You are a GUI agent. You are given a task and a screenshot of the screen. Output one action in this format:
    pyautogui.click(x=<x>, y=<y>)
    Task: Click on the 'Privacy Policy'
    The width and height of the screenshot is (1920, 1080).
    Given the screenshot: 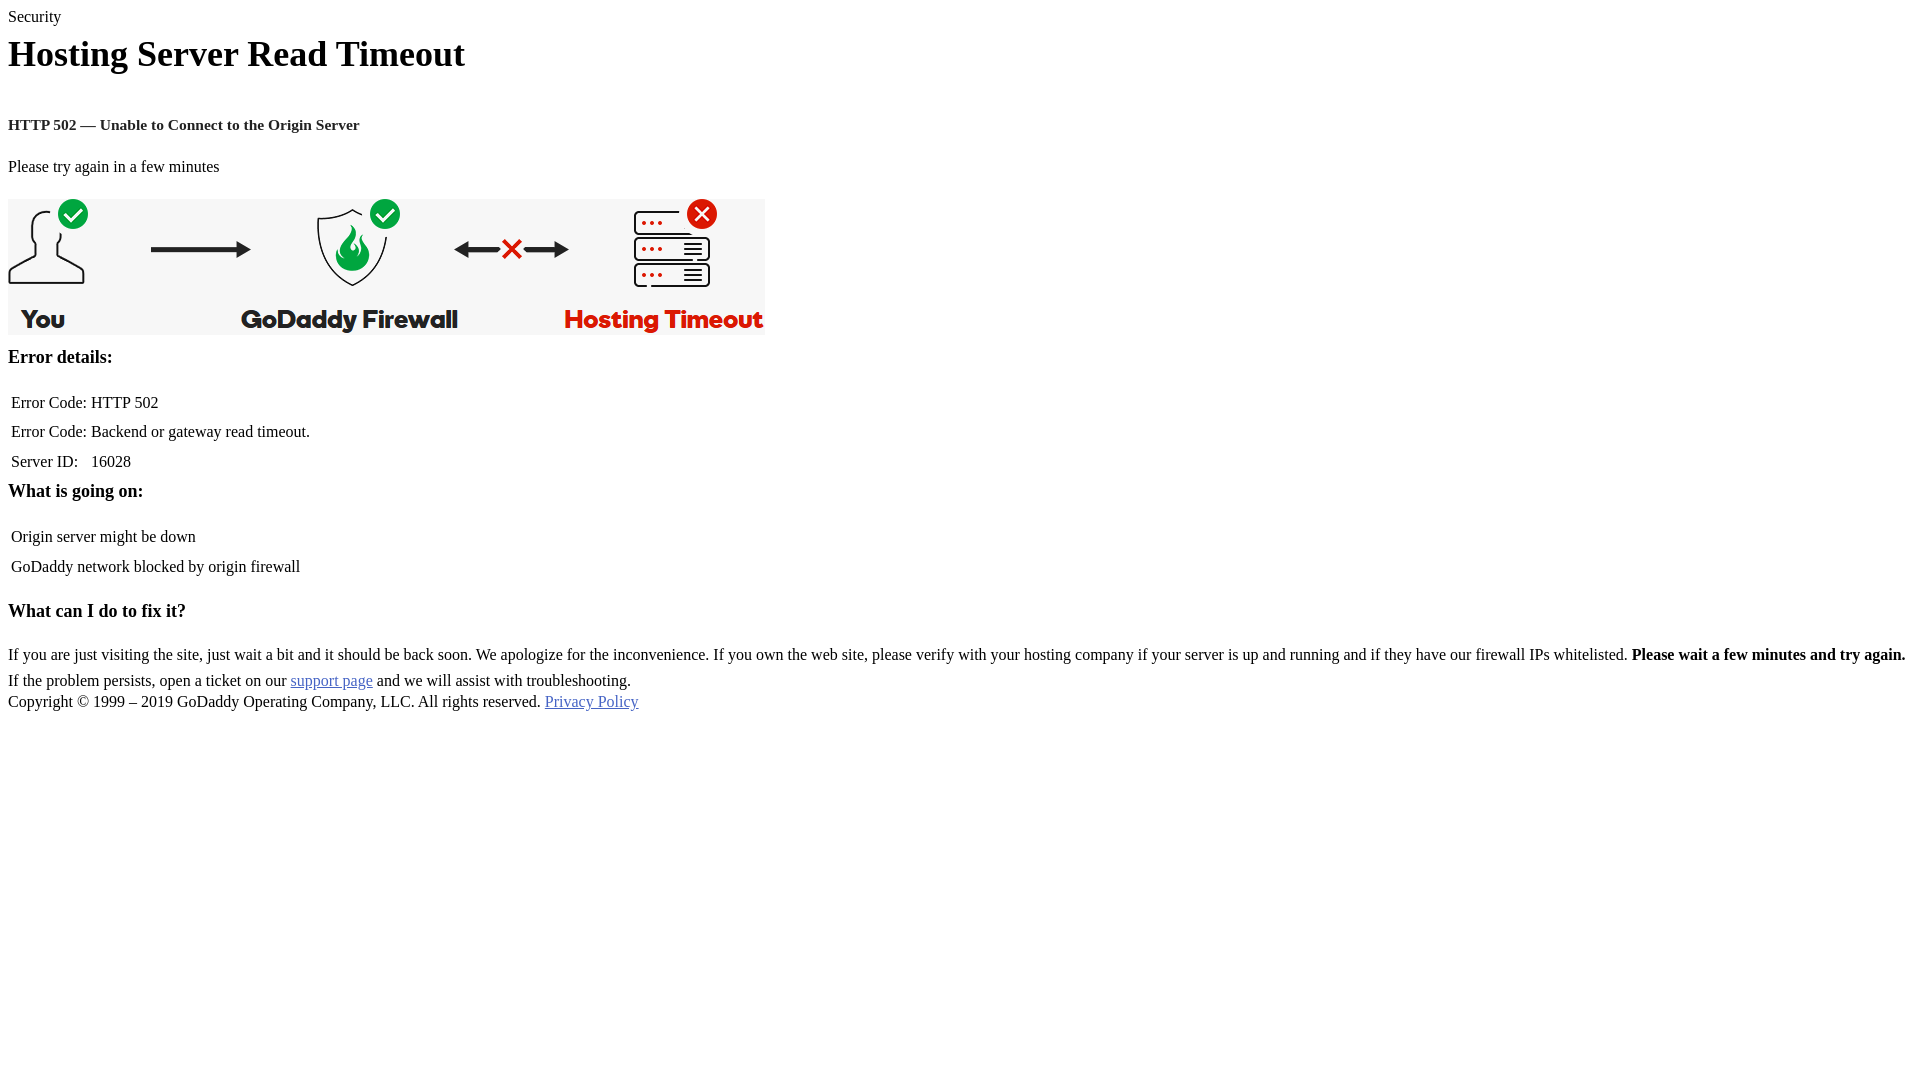 What is the action you would take?
    pyautogui.click(x=545, y=700)
    